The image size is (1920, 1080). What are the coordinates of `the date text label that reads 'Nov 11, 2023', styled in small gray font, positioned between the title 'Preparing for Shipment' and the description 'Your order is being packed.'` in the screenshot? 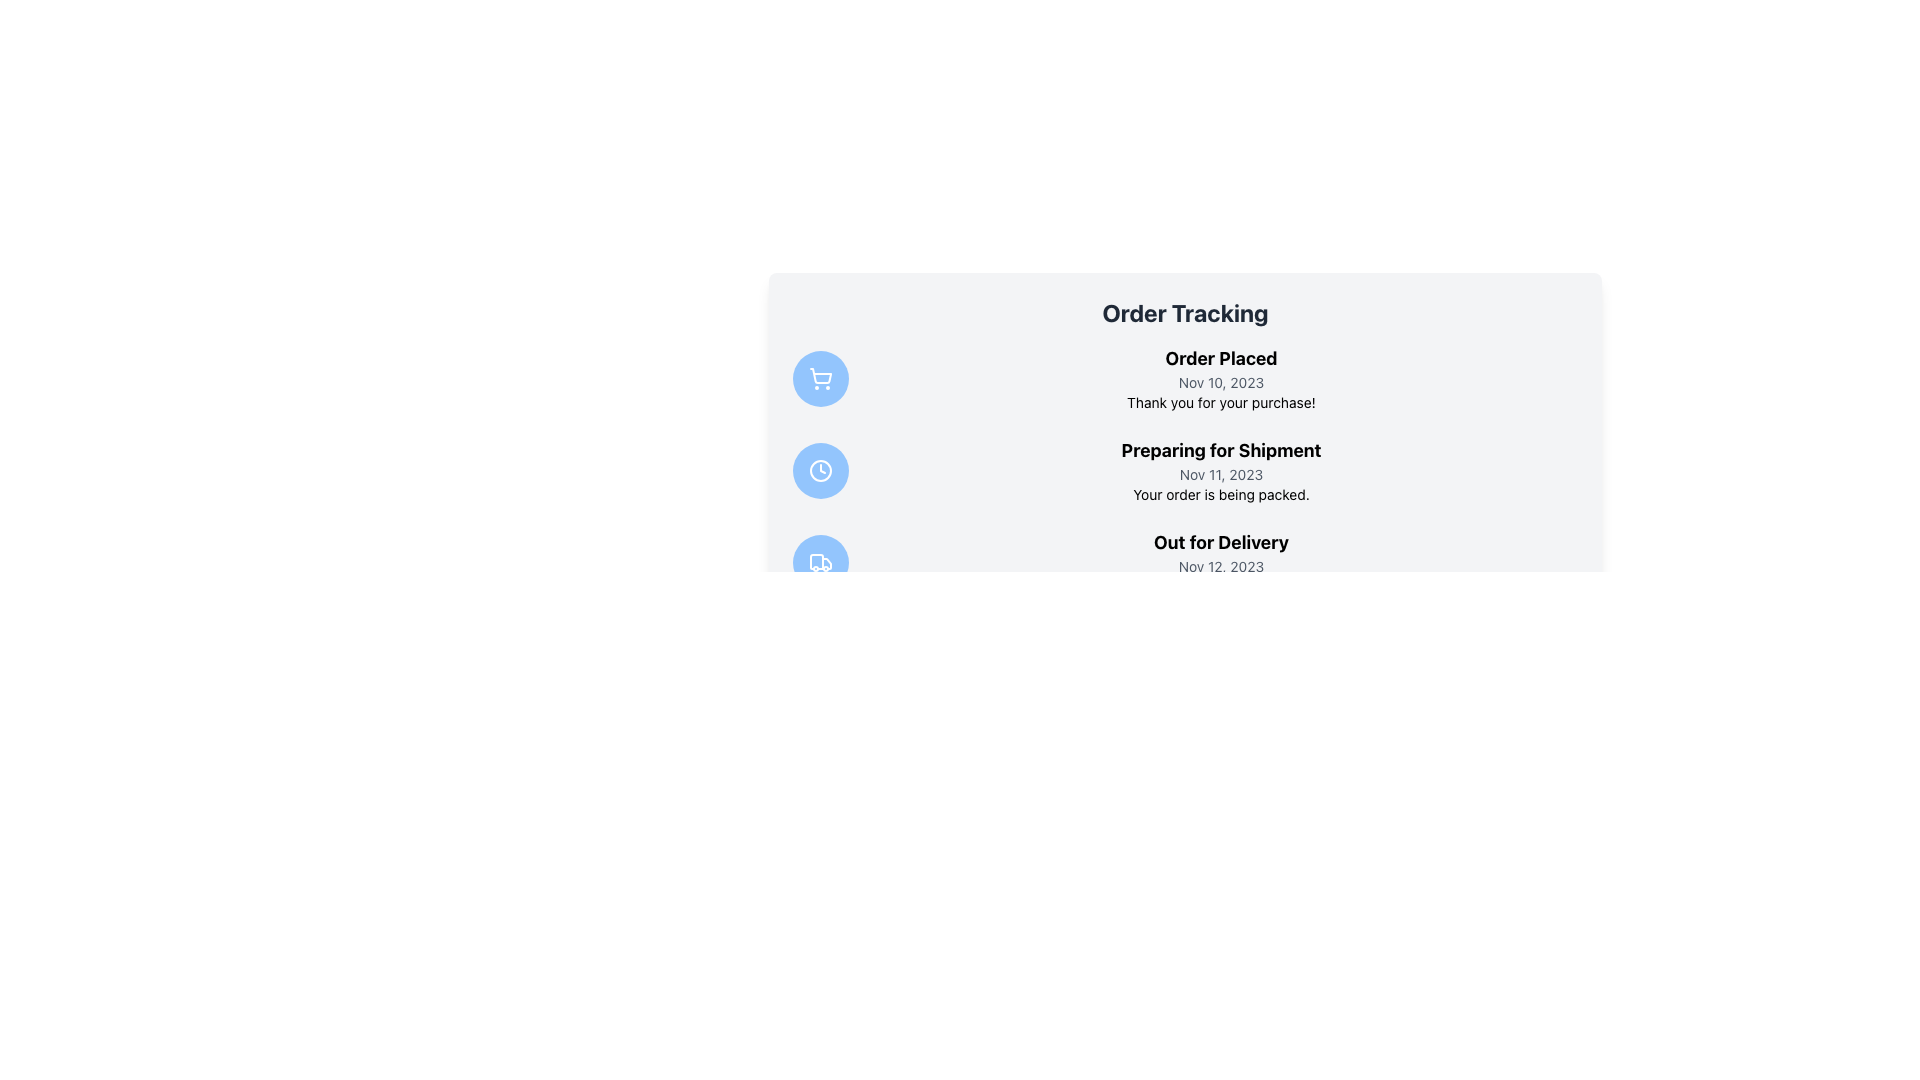 It's located at (1220, 474).